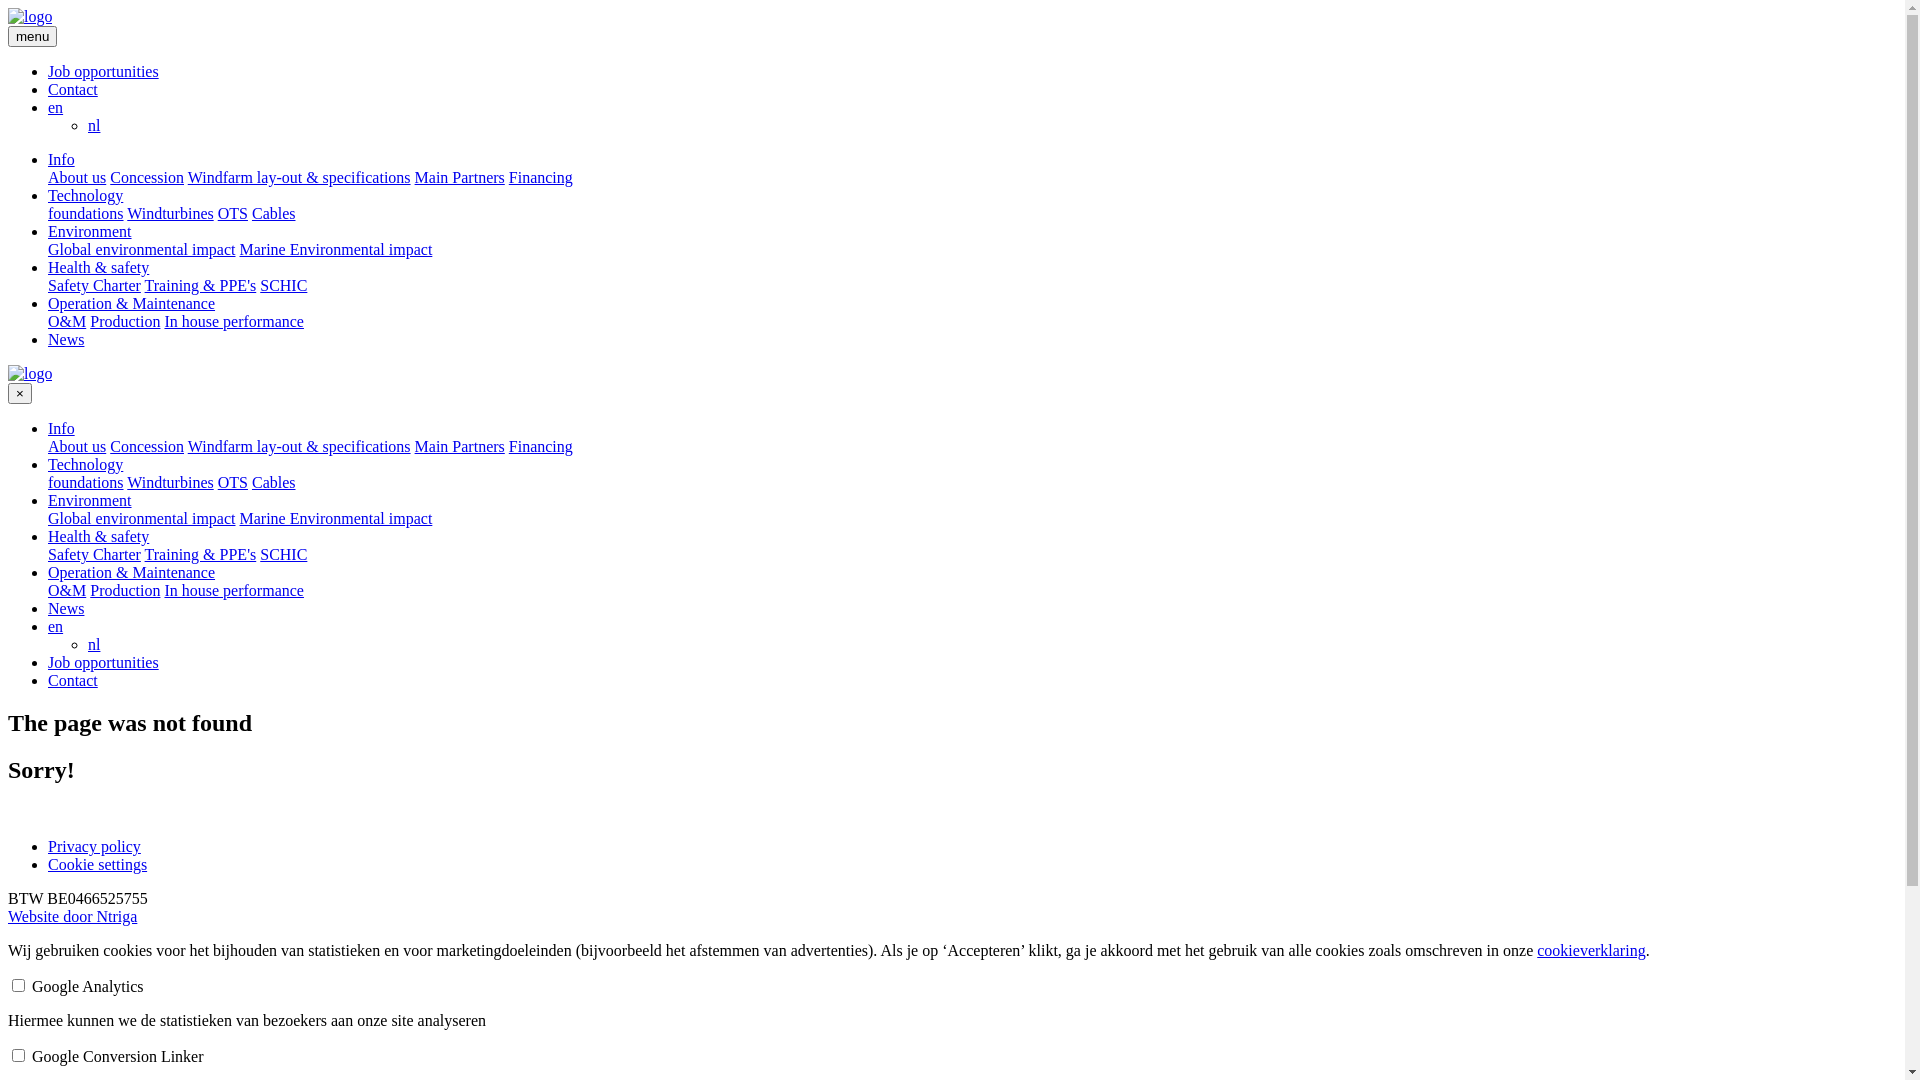 The width and height of the screenshot is (1920, 1080). I want to click on 'Training & PPE's', so click(201, 554).